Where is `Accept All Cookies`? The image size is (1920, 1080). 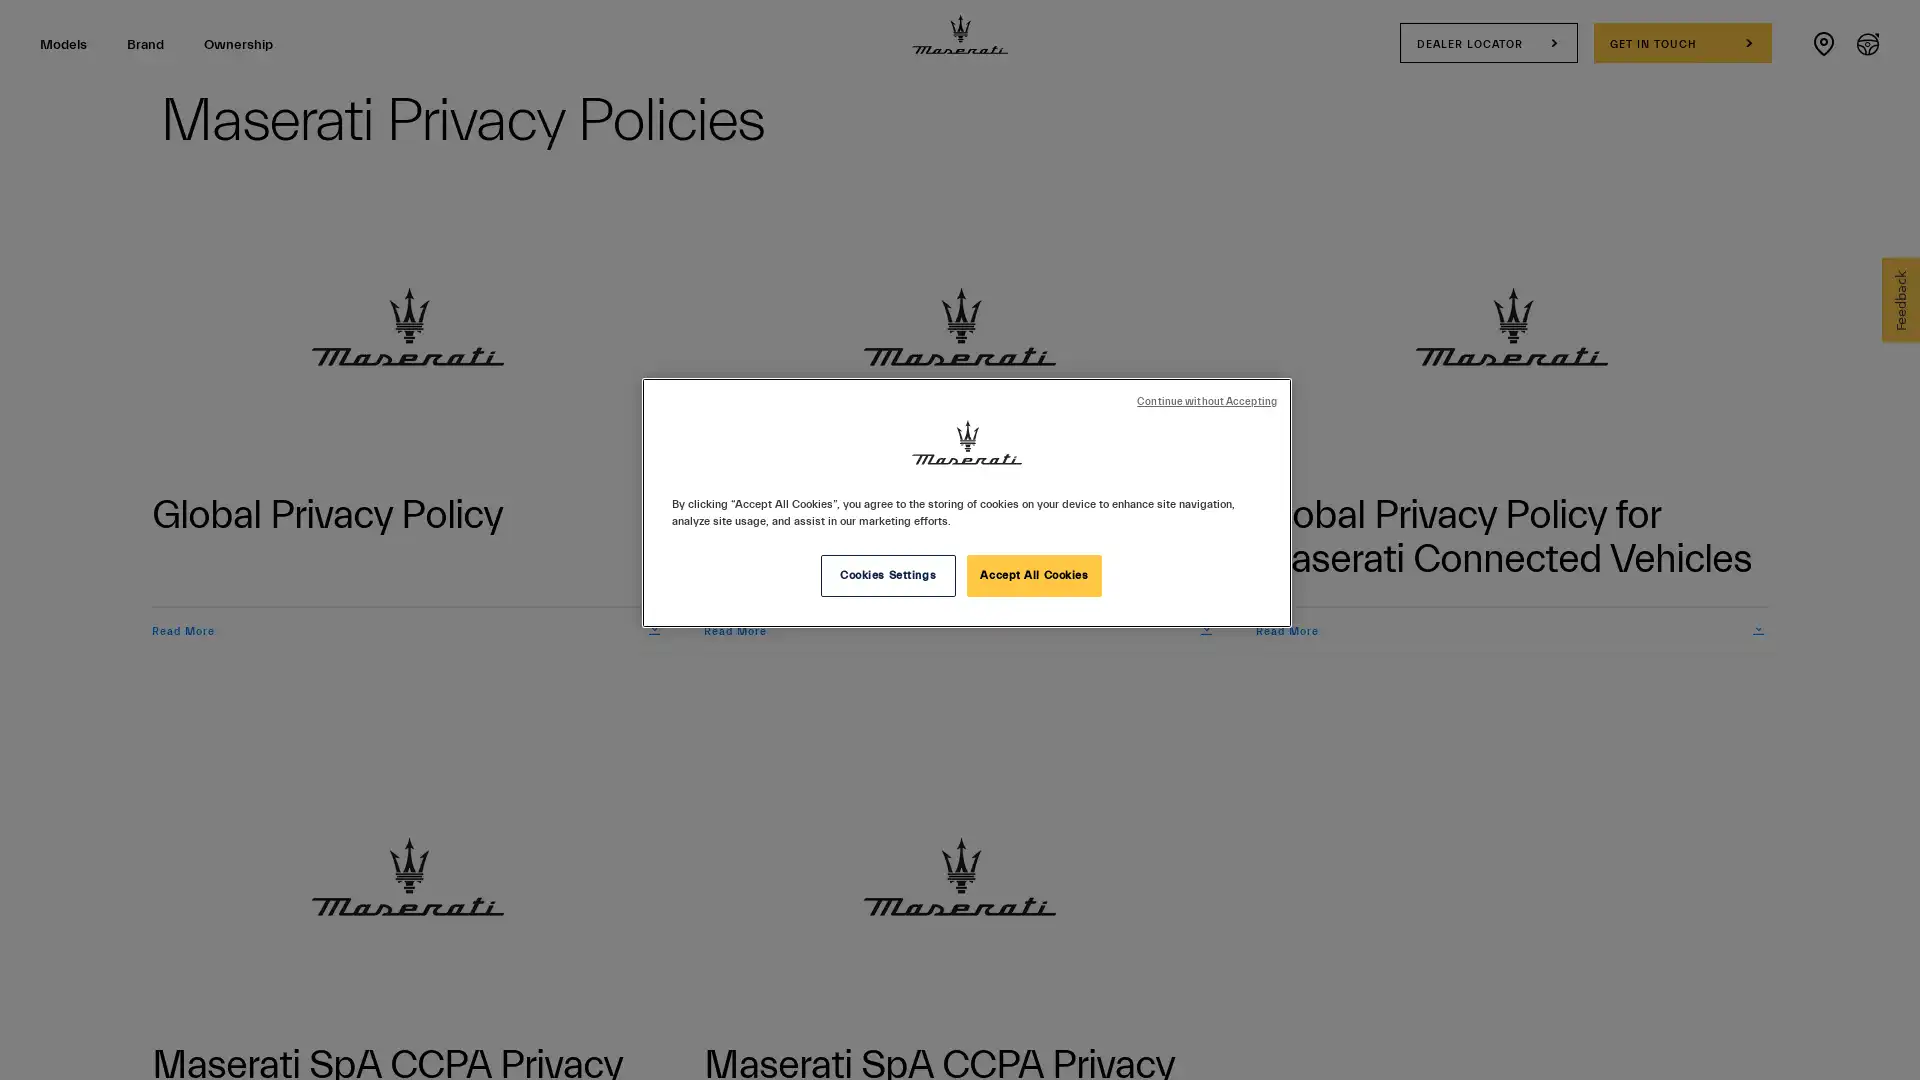
Accept All Cookies is located at coordinates (1034, 575).